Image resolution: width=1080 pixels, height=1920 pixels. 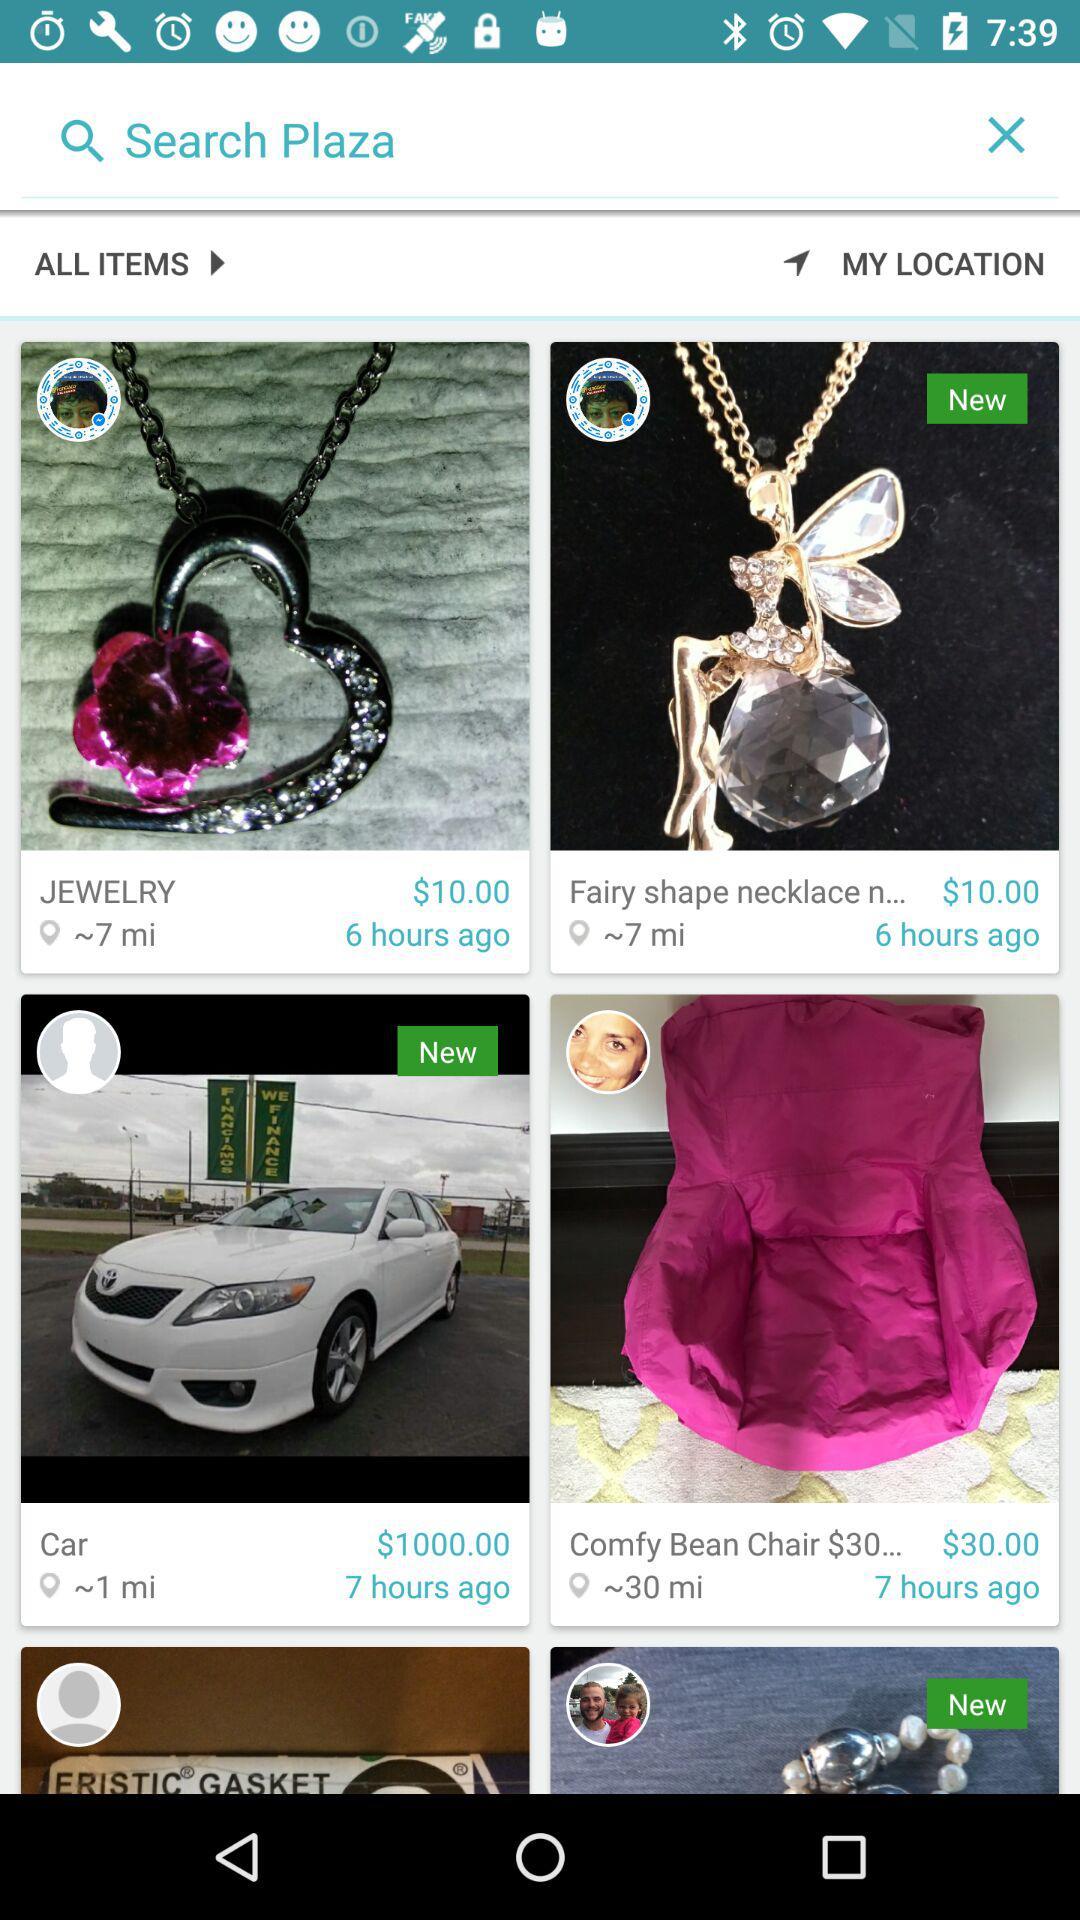 What do you see at coordinates (77, 1703) in the screenshot?
I see `icon photo display` at bounding box center [77, 1703].